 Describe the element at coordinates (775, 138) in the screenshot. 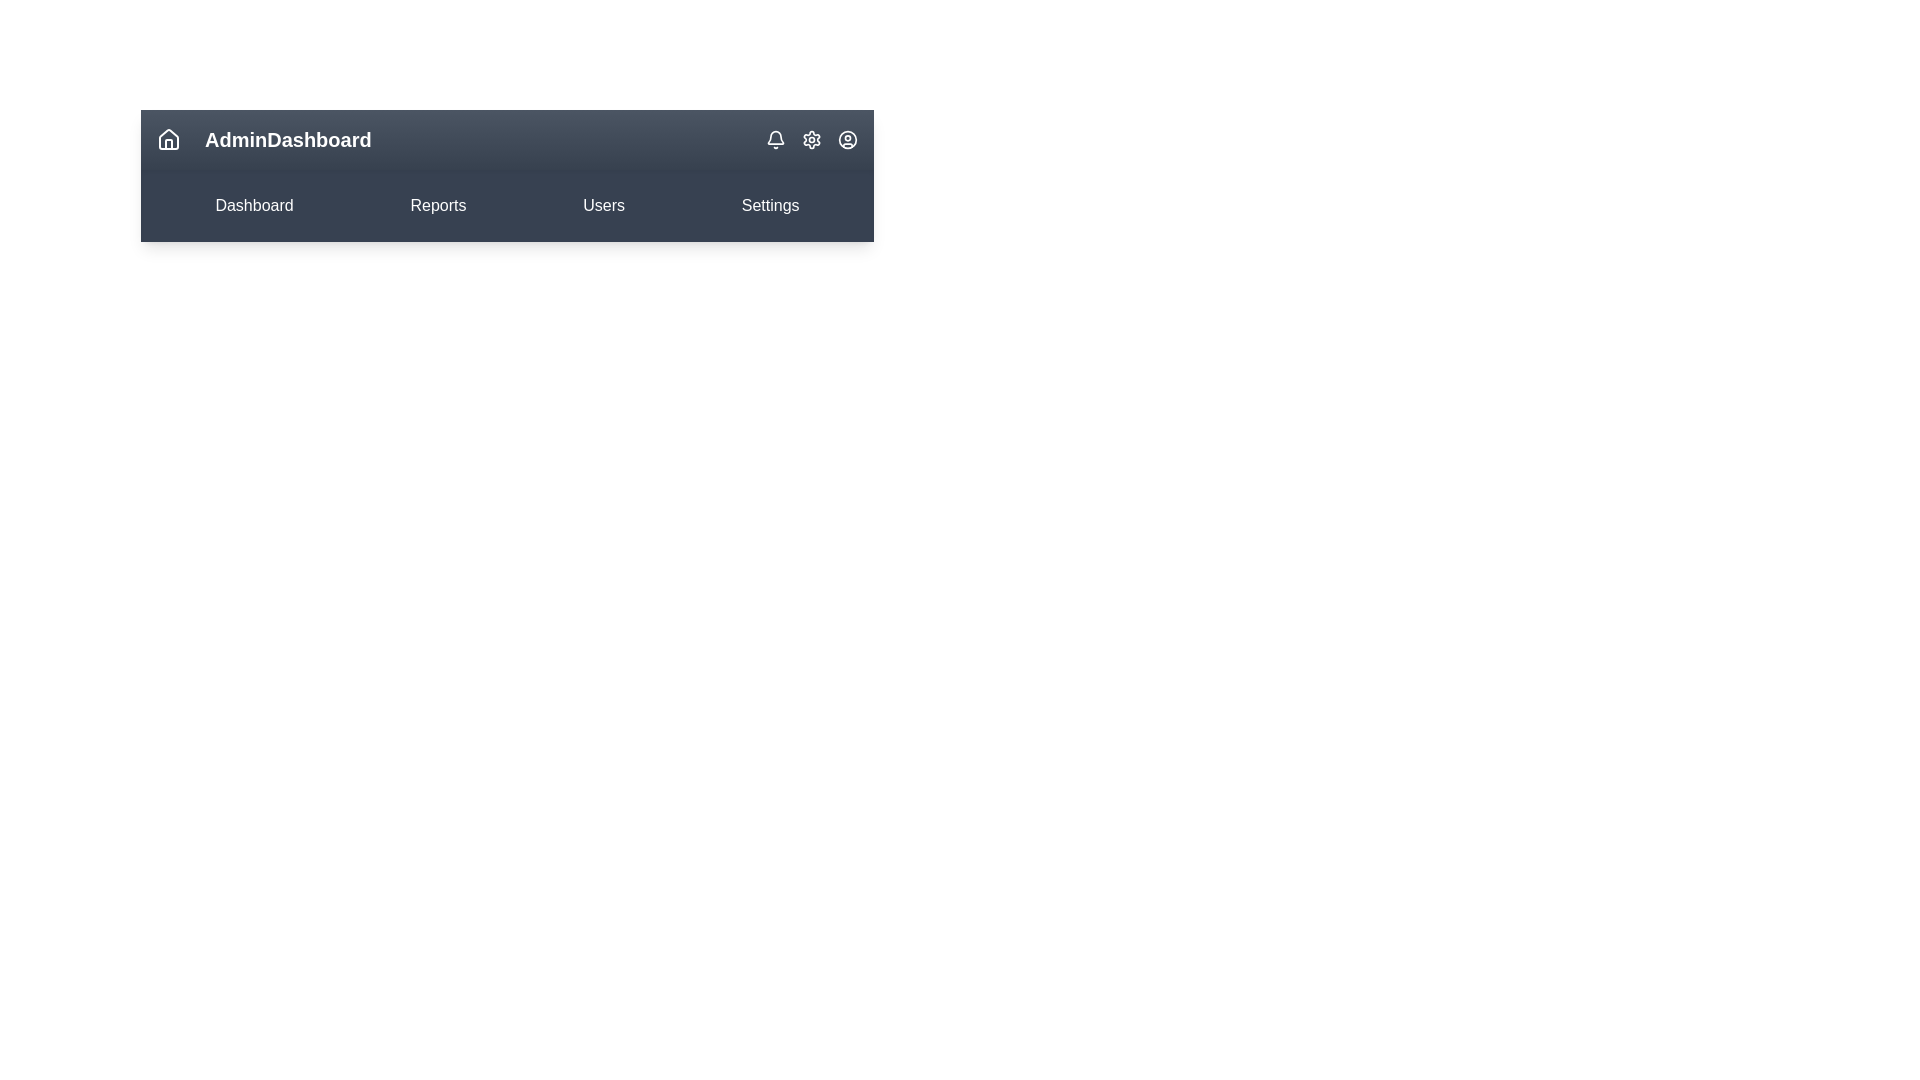

I see `the bell icon to view notifications` at that location.